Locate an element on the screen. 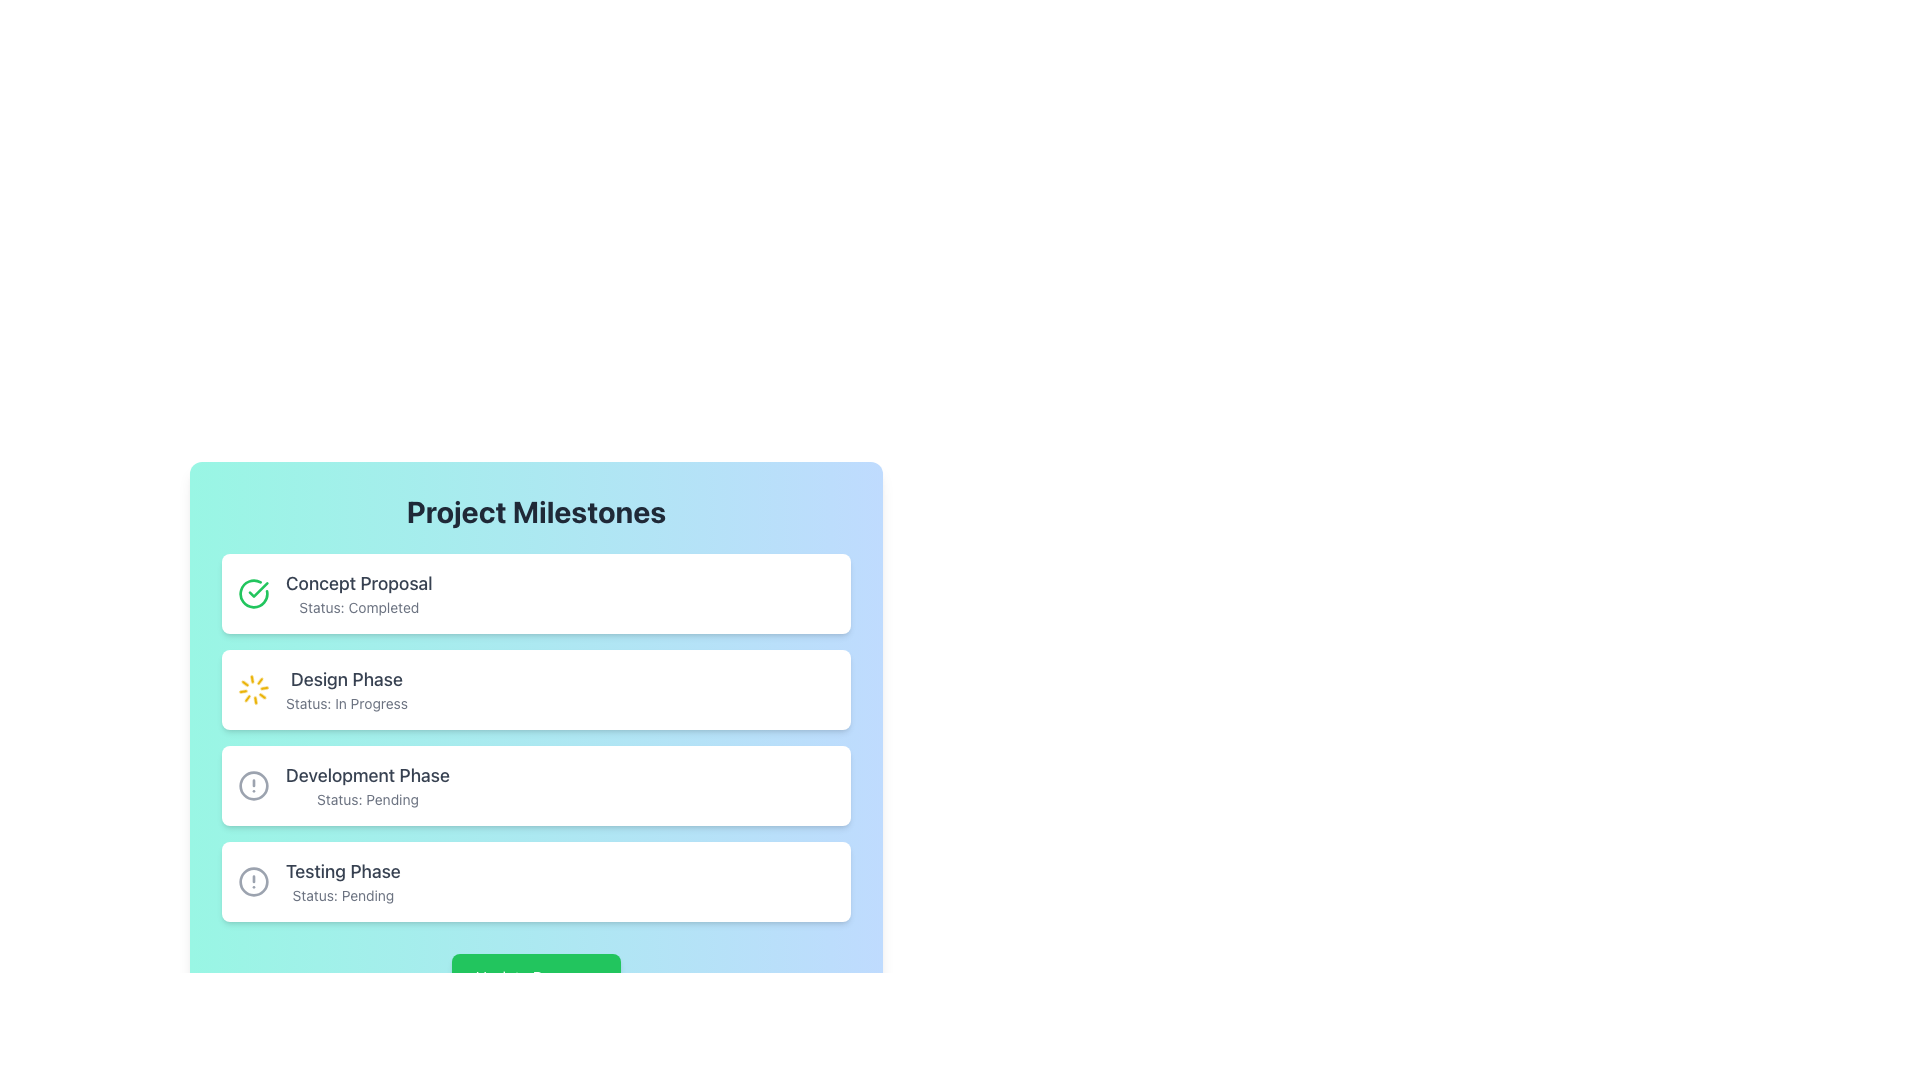 This screenshot has height=1080, width=1920. the text display element that shows 'Testing Phase' and 'Status: Pending', which is the fourth entry in the vertical list of project milestones is located at coordinates (343, 881).